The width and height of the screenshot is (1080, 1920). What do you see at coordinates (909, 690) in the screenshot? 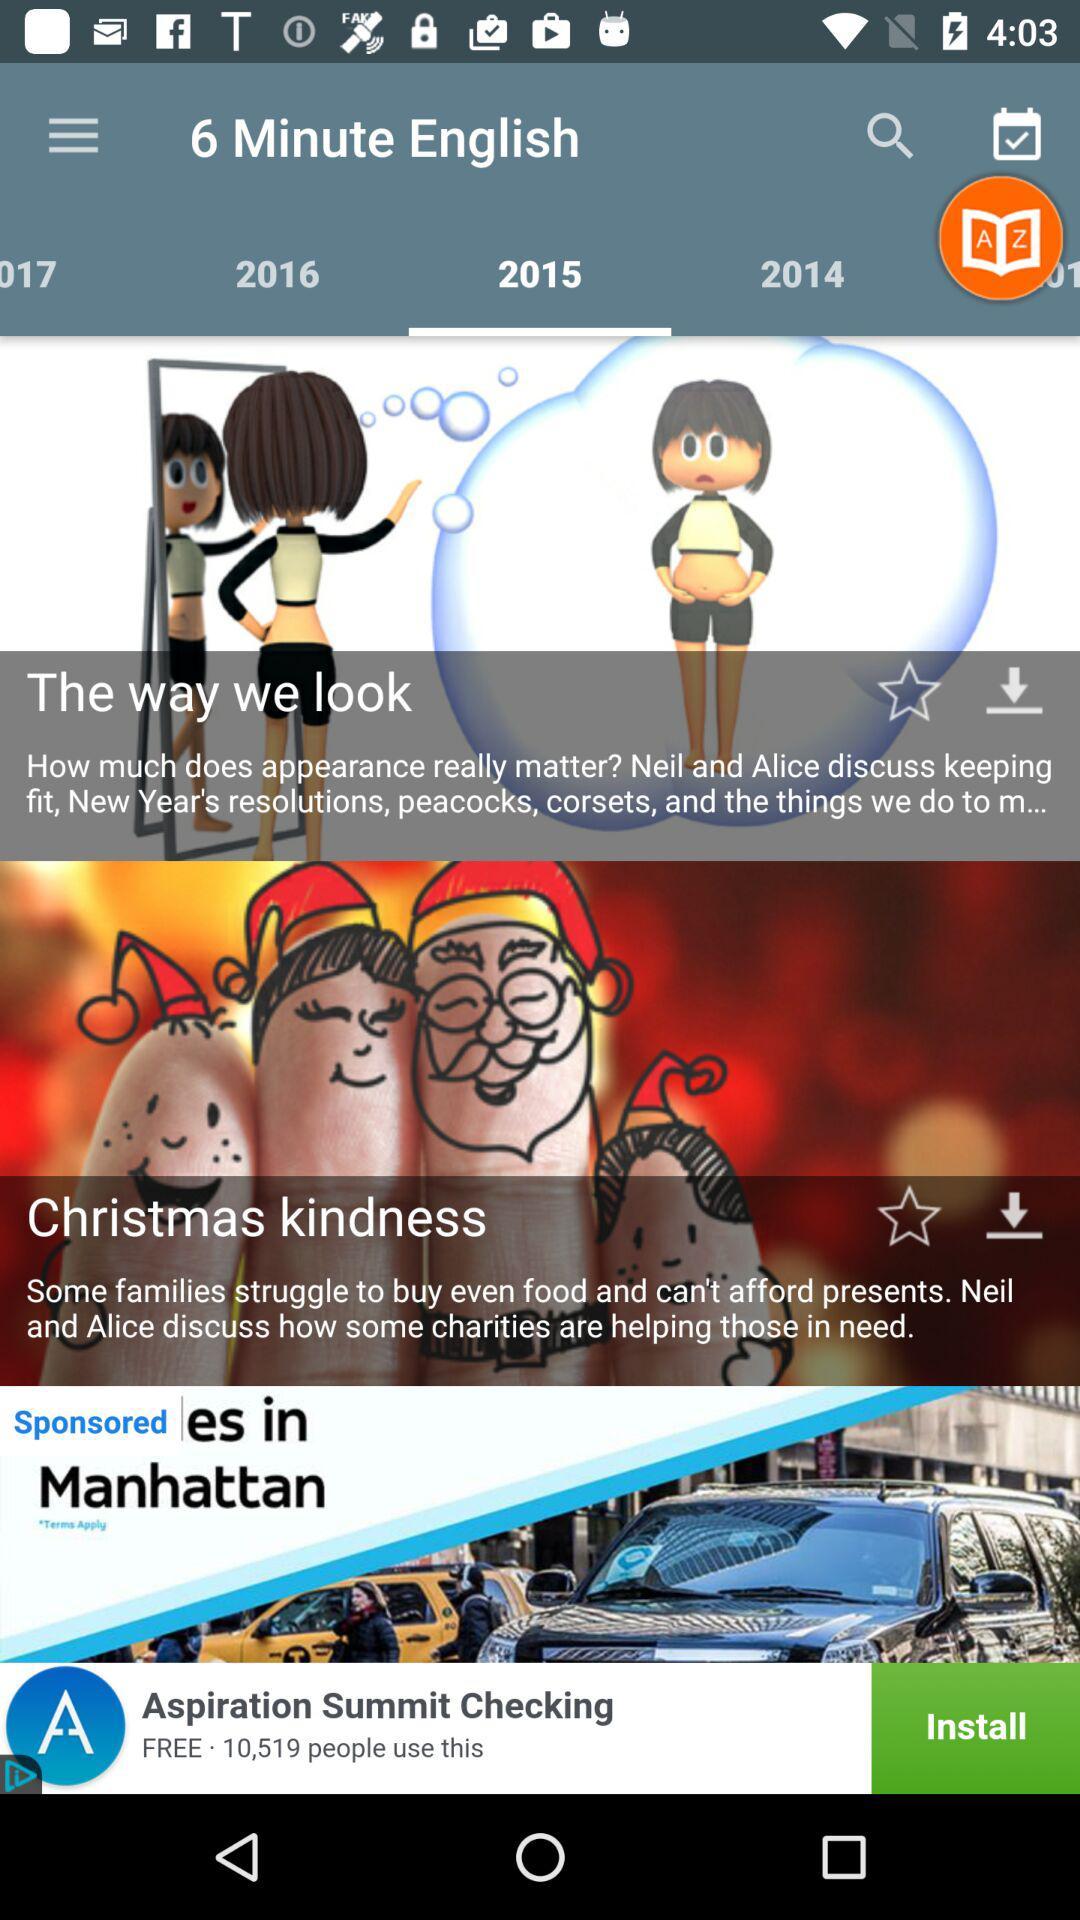
I see `to favorites` at bounding box center [909, 690].